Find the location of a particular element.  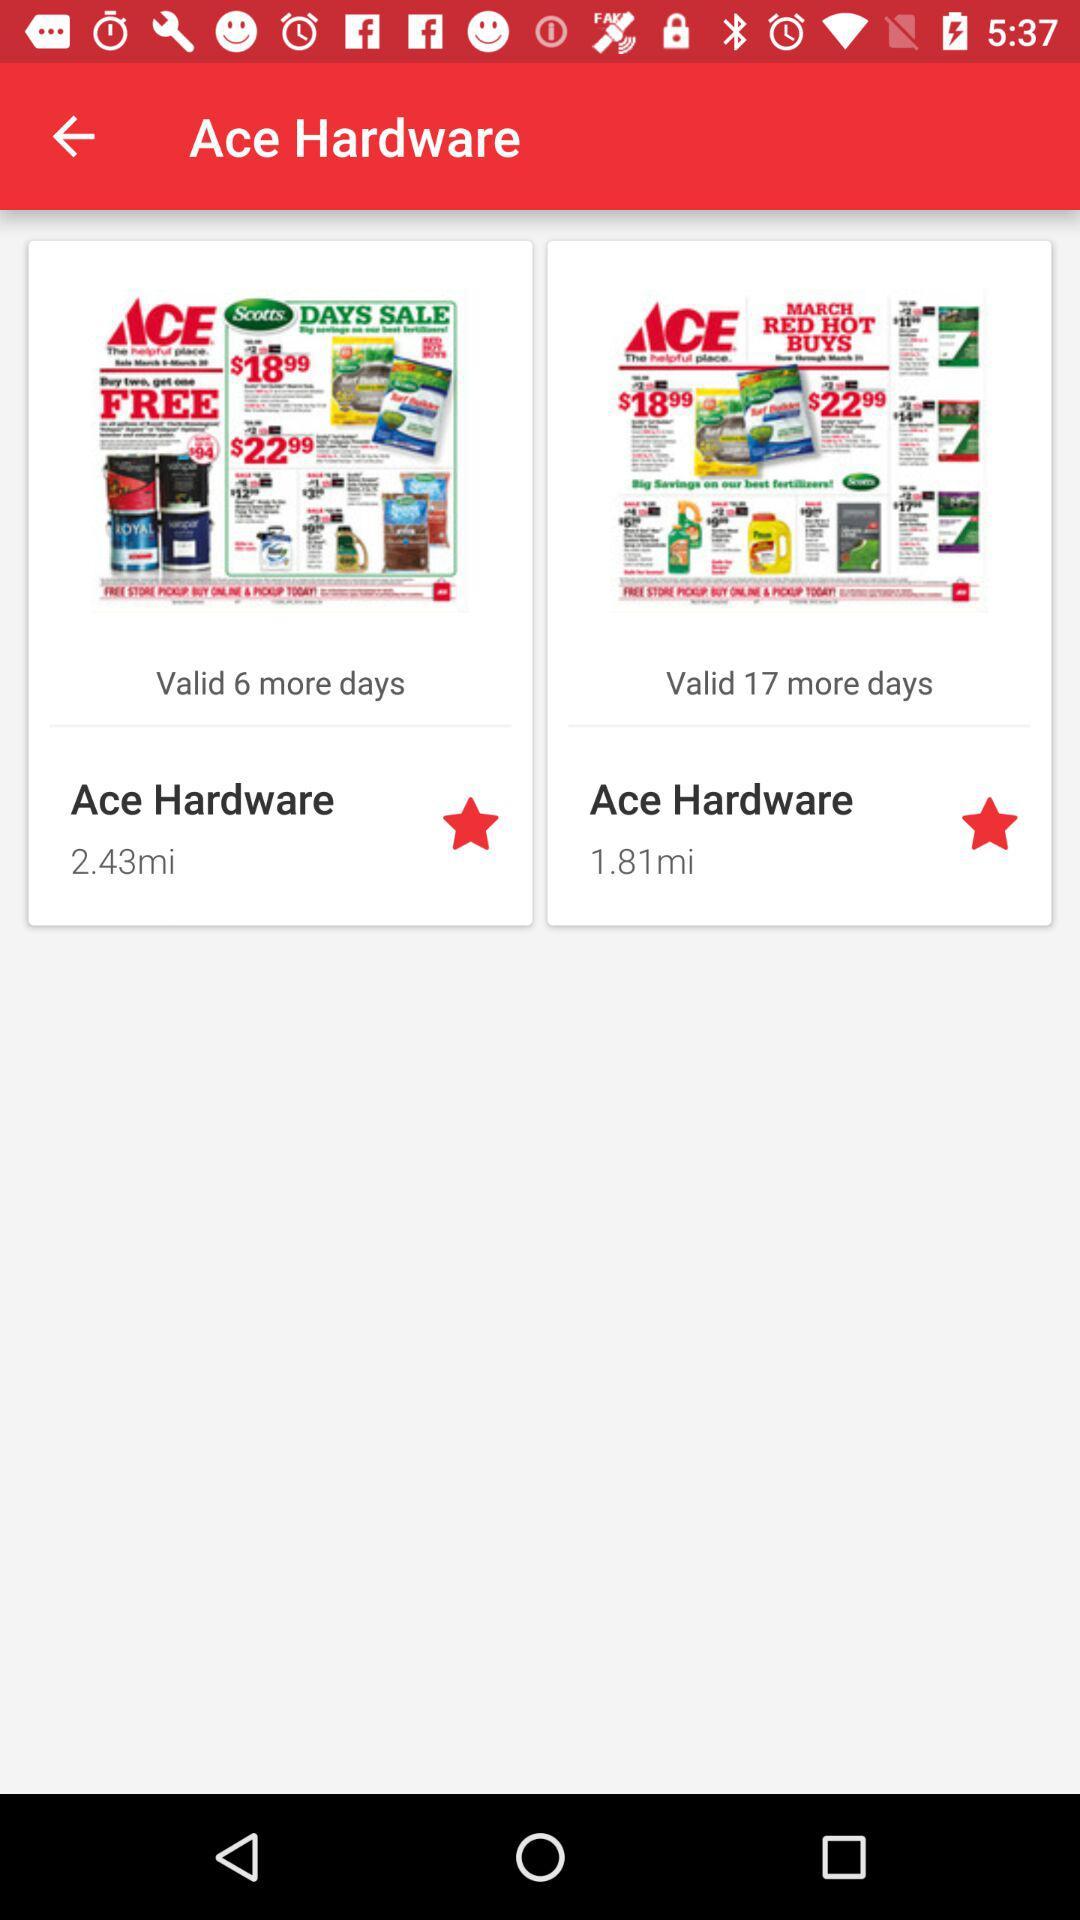

1.81mi is located at coordinates (762, 854).